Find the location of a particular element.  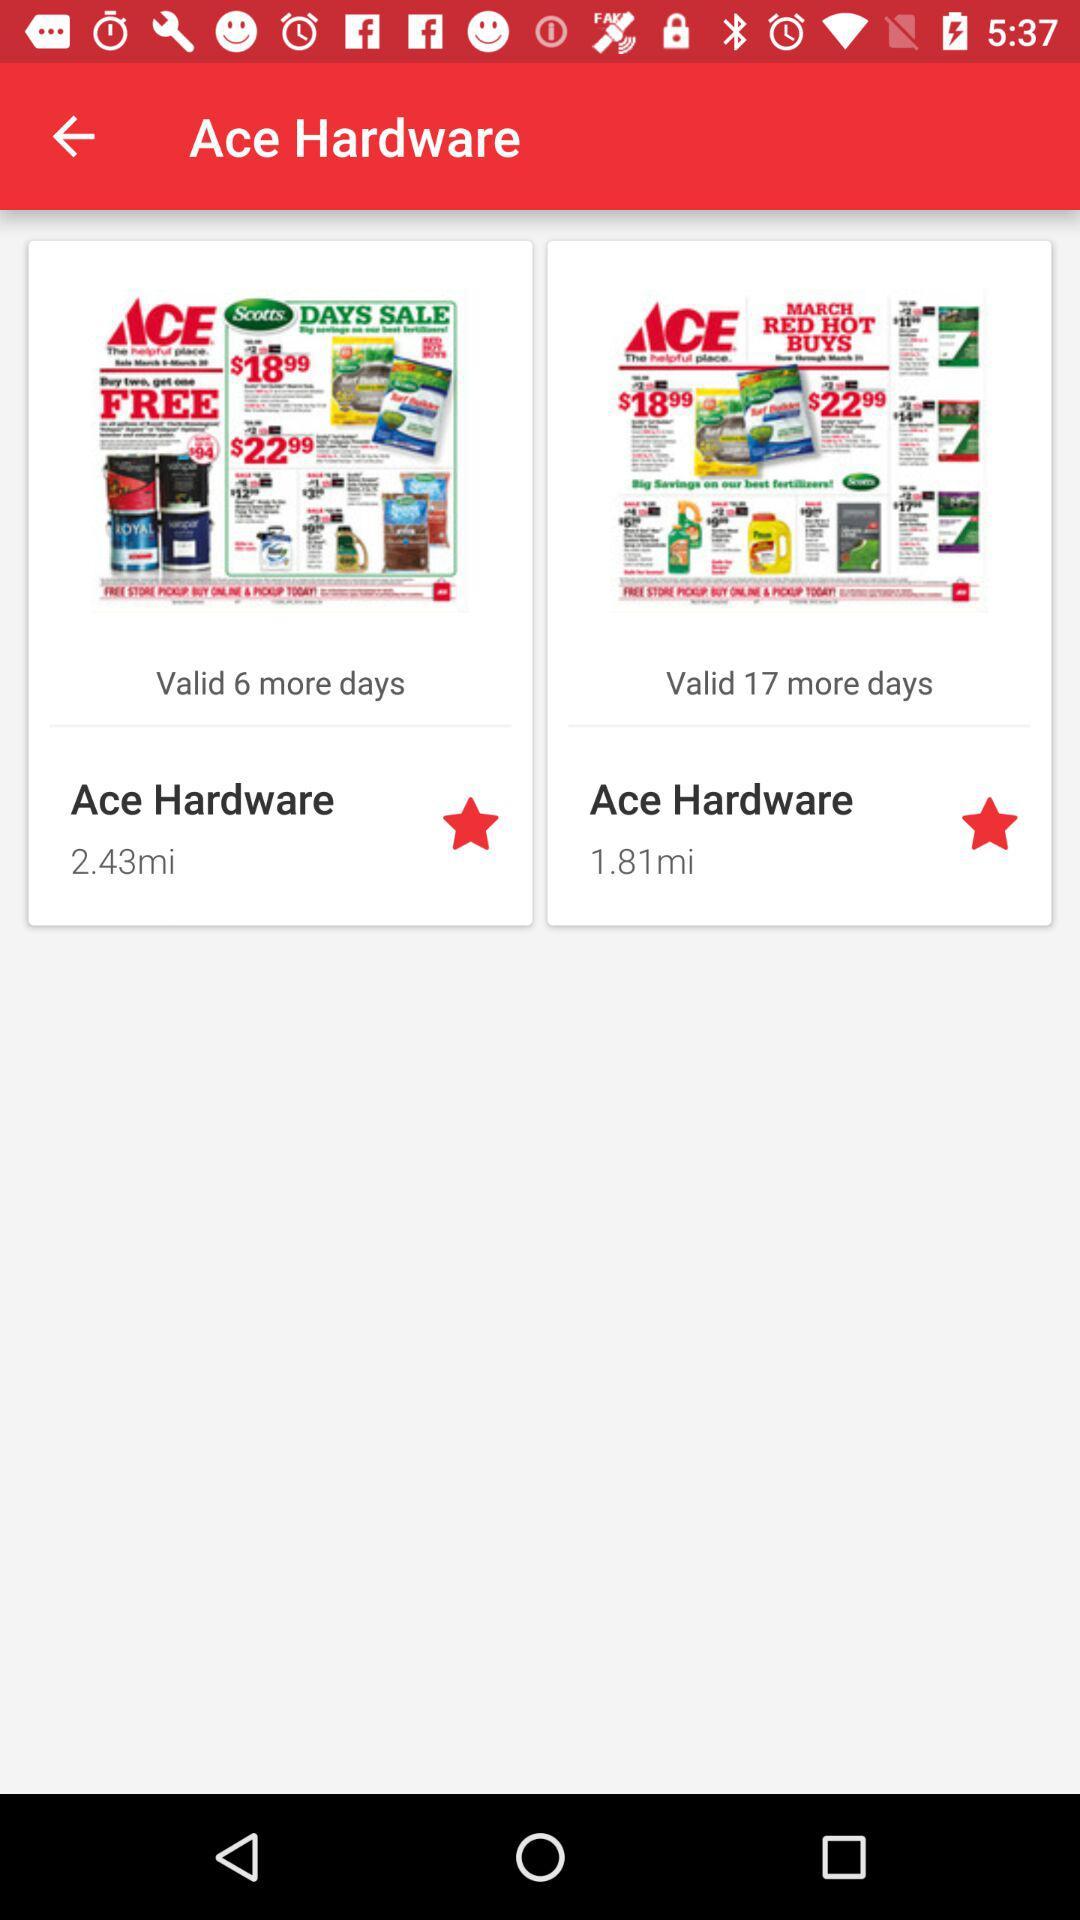

1.81mi is located at coordinates (762, 854).